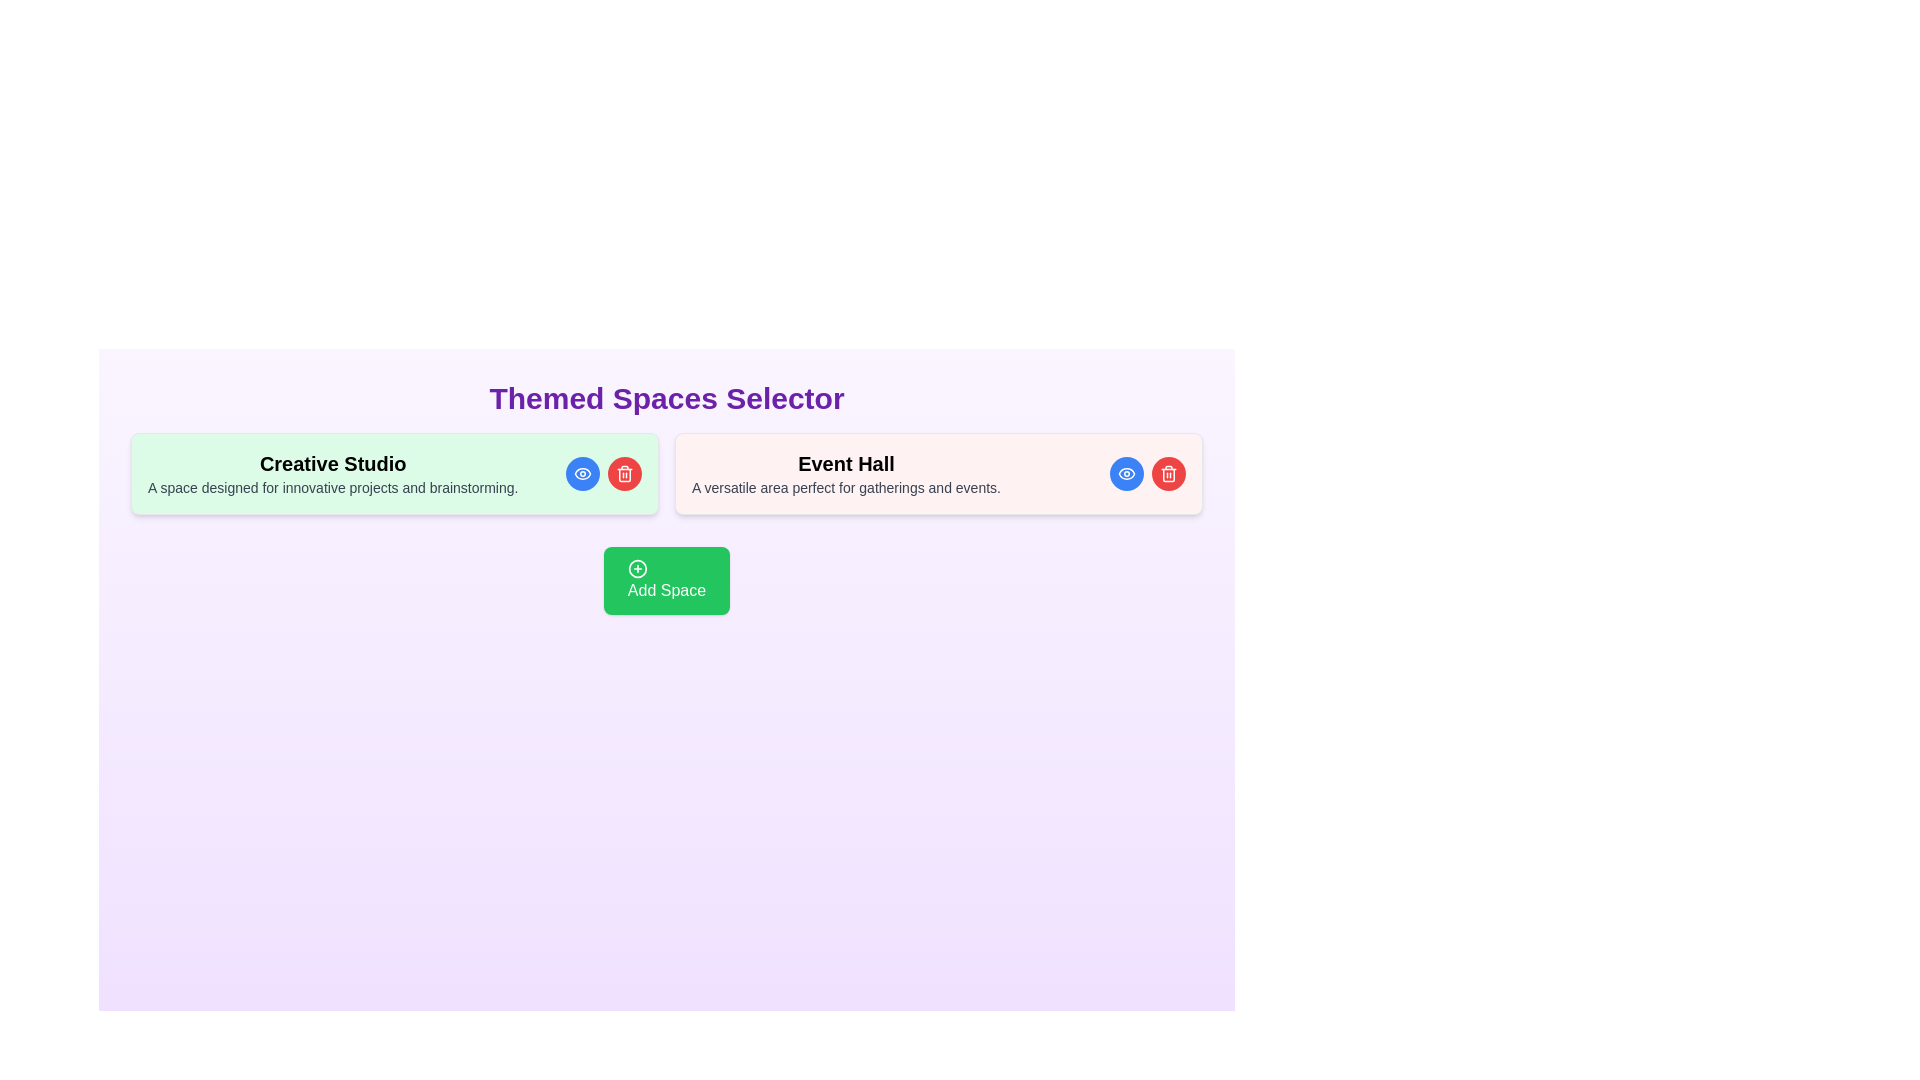  Describe the element at coordinates (603, 474) in the screenshot. I see `the trash button with a red background` at that location.